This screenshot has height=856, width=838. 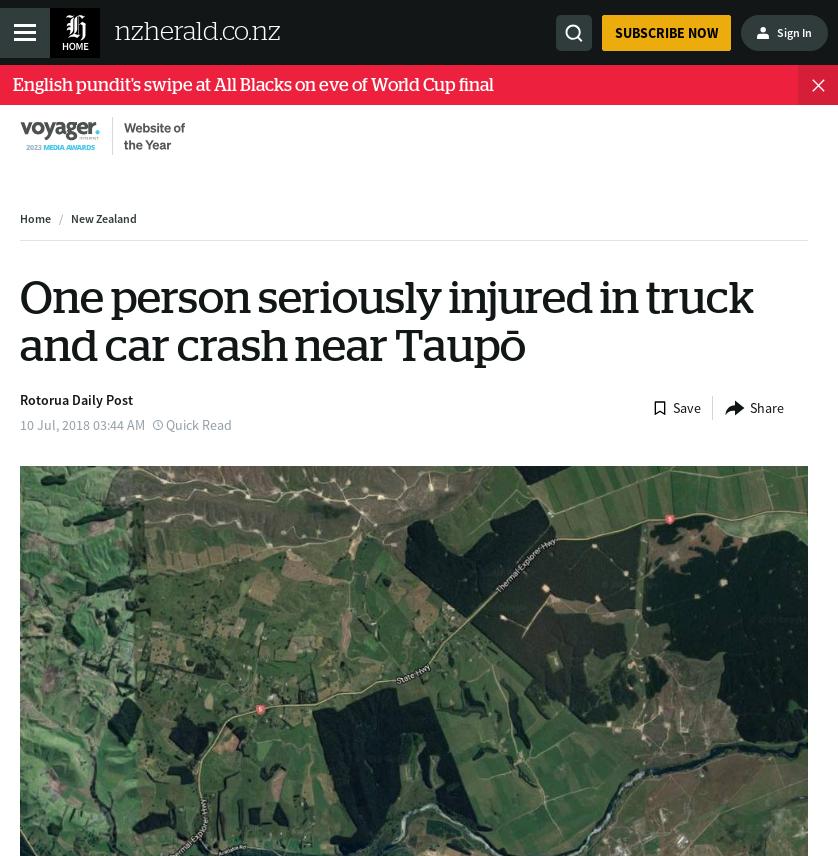 What do you see at coordinates (61, 218) in the screenshot?
I see `'/'` at bounding box center [61, 218].